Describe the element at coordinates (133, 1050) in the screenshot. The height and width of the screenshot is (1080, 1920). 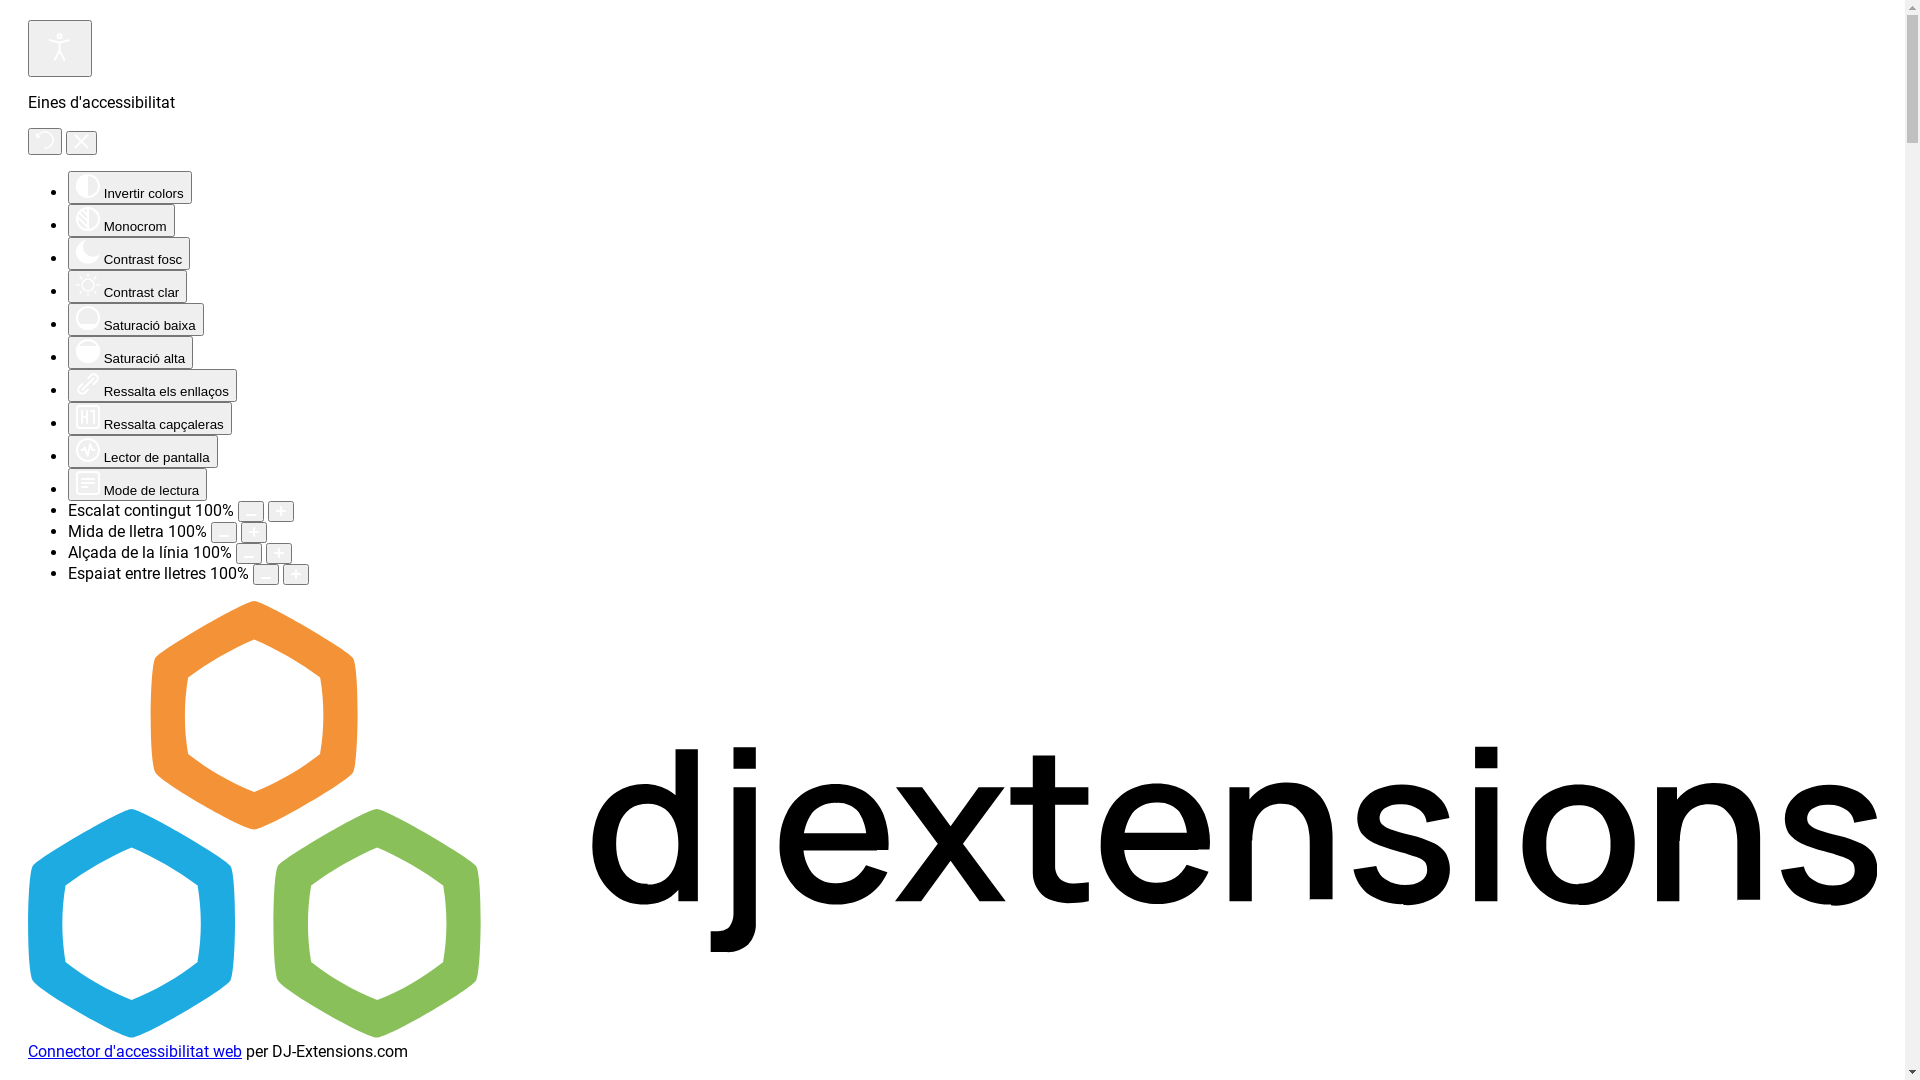
I see `'Connector d'accessibilitat web'` at that location.